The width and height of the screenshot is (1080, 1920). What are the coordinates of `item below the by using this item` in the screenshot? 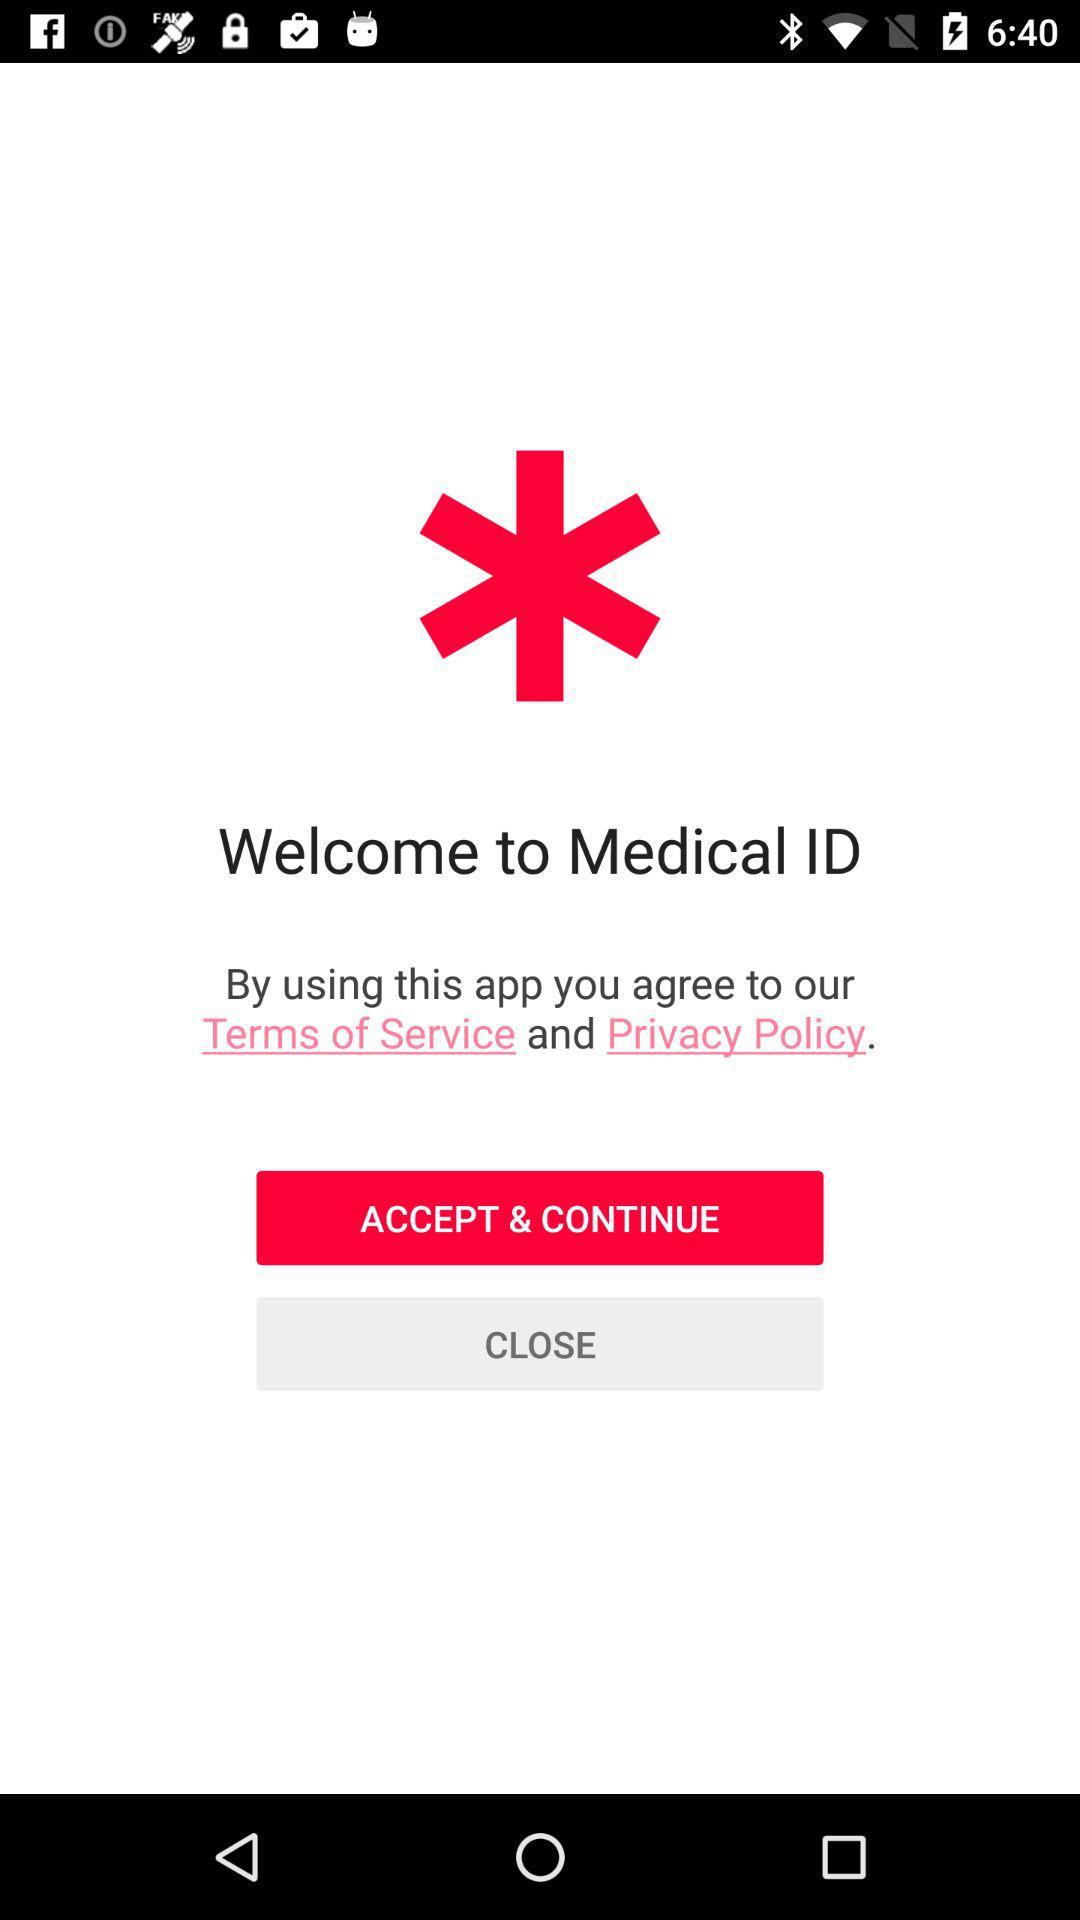 It's located at (540, 1217).